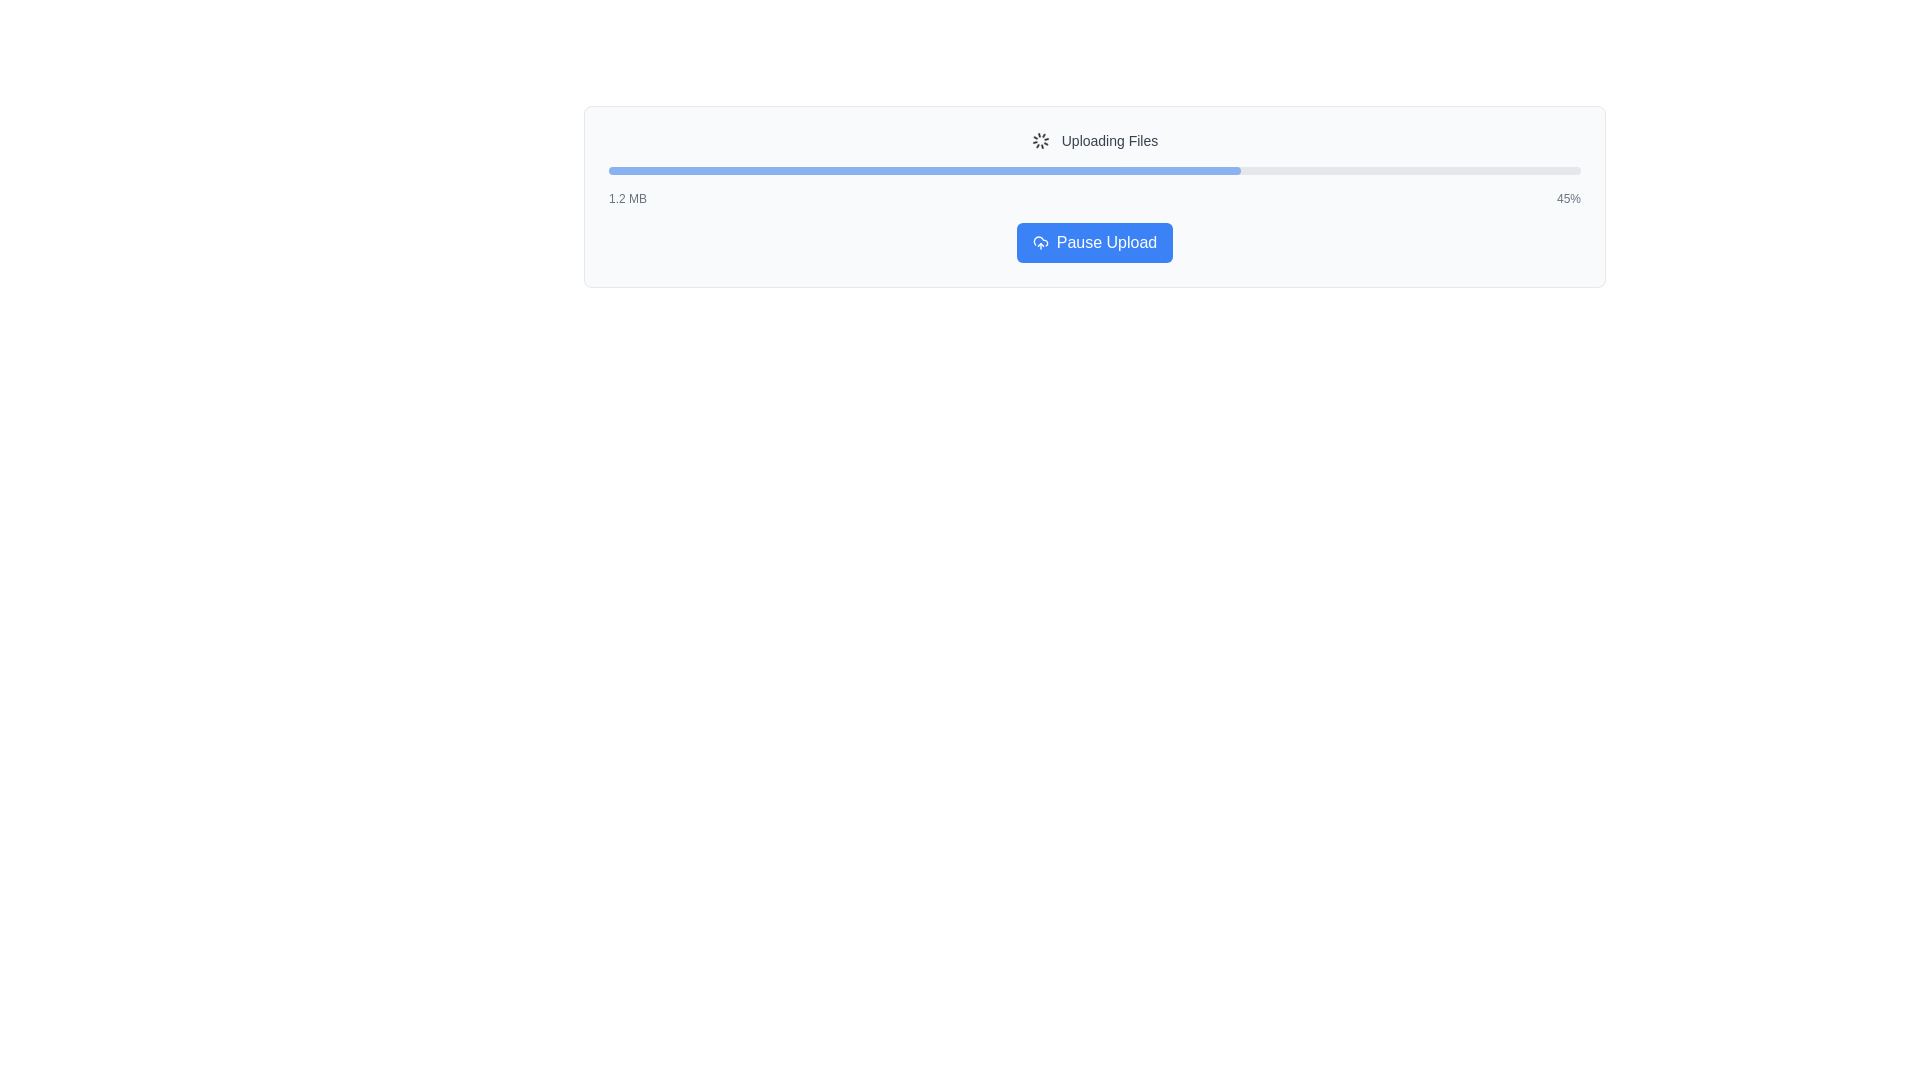  I want to click on the status text label indicating that files are in the process of being uploaded, which is located above the progress bar and next to a spinning loader icon, so click(1108, 140).